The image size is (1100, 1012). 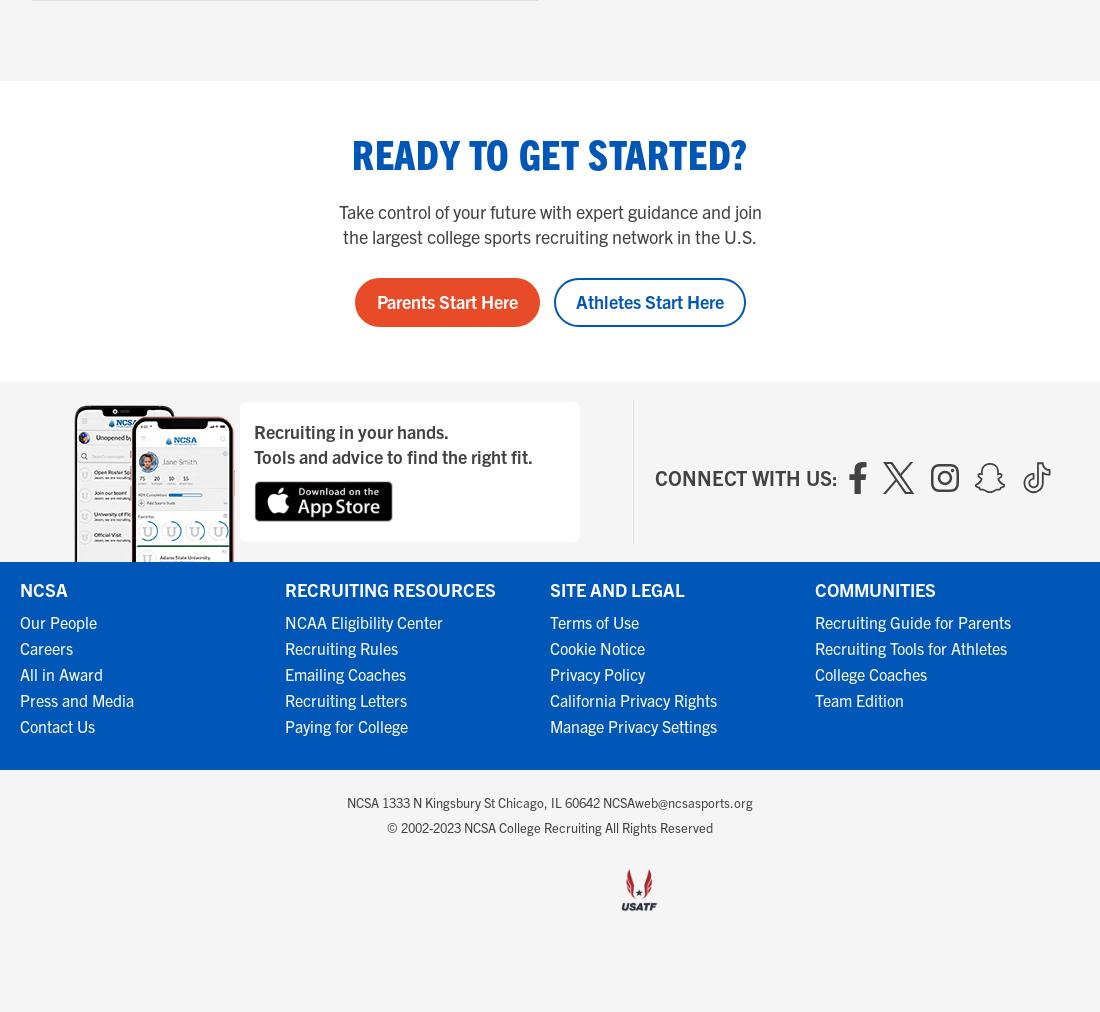 I want to click on 'Communities', so click(x=874, y=588).